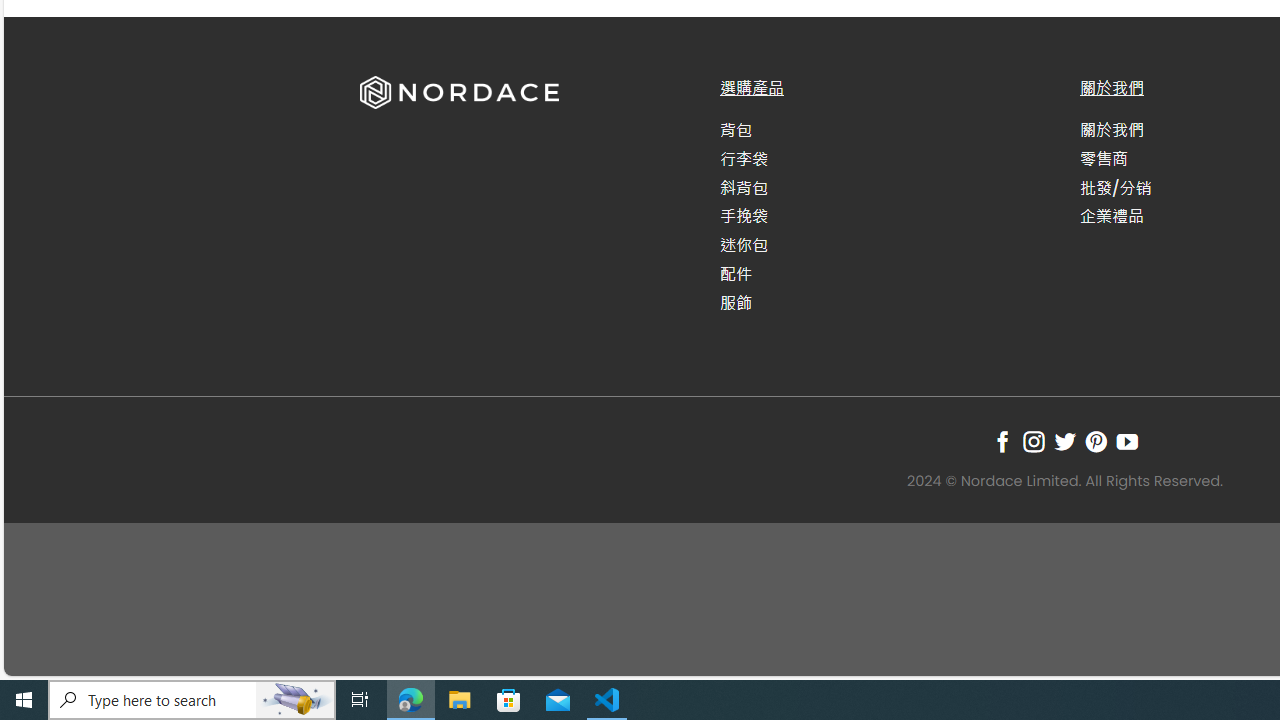  Describe the element at coordinates (1127, 440) in the screenshot. I see `'Follow on YouTube'` at that location.